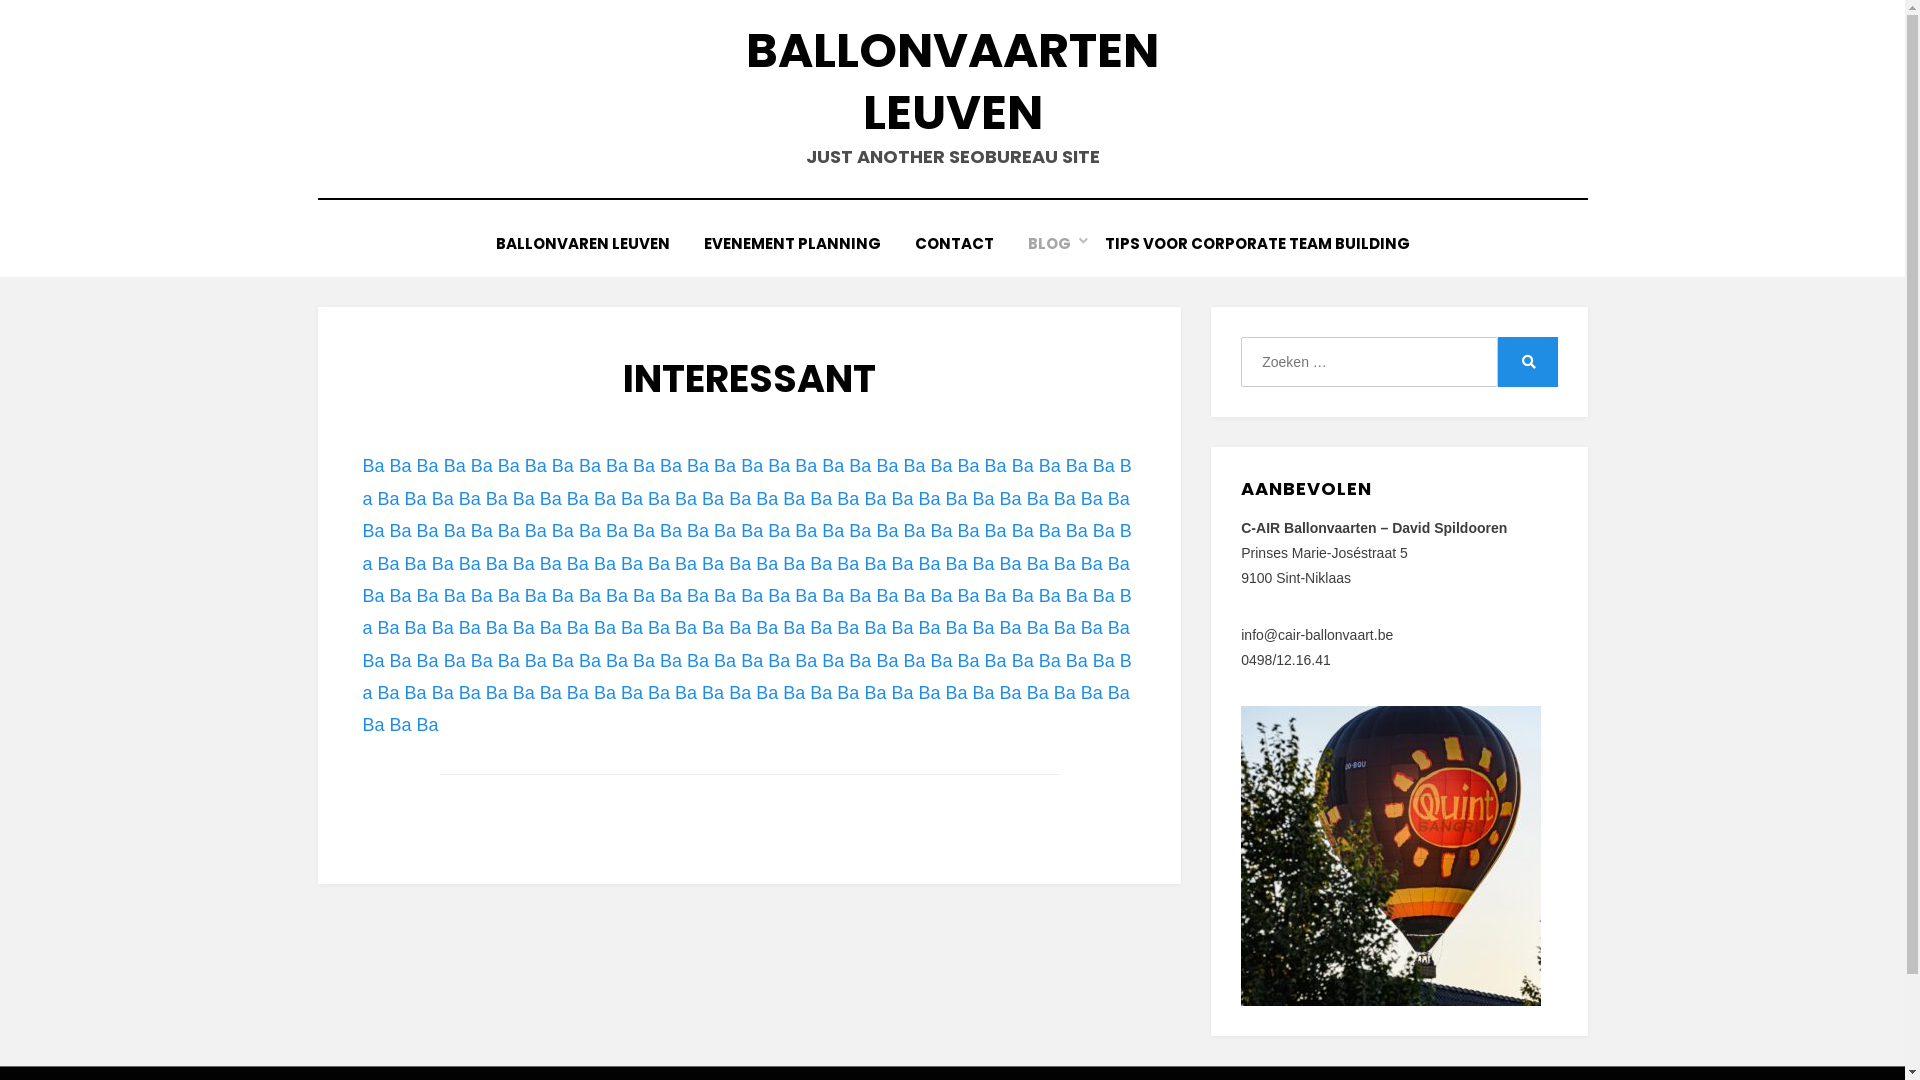 The image size is (1920, 1080). Describe the element at coordinates (1037, 563) in the screenshot. I see `'Ba'` at that location.